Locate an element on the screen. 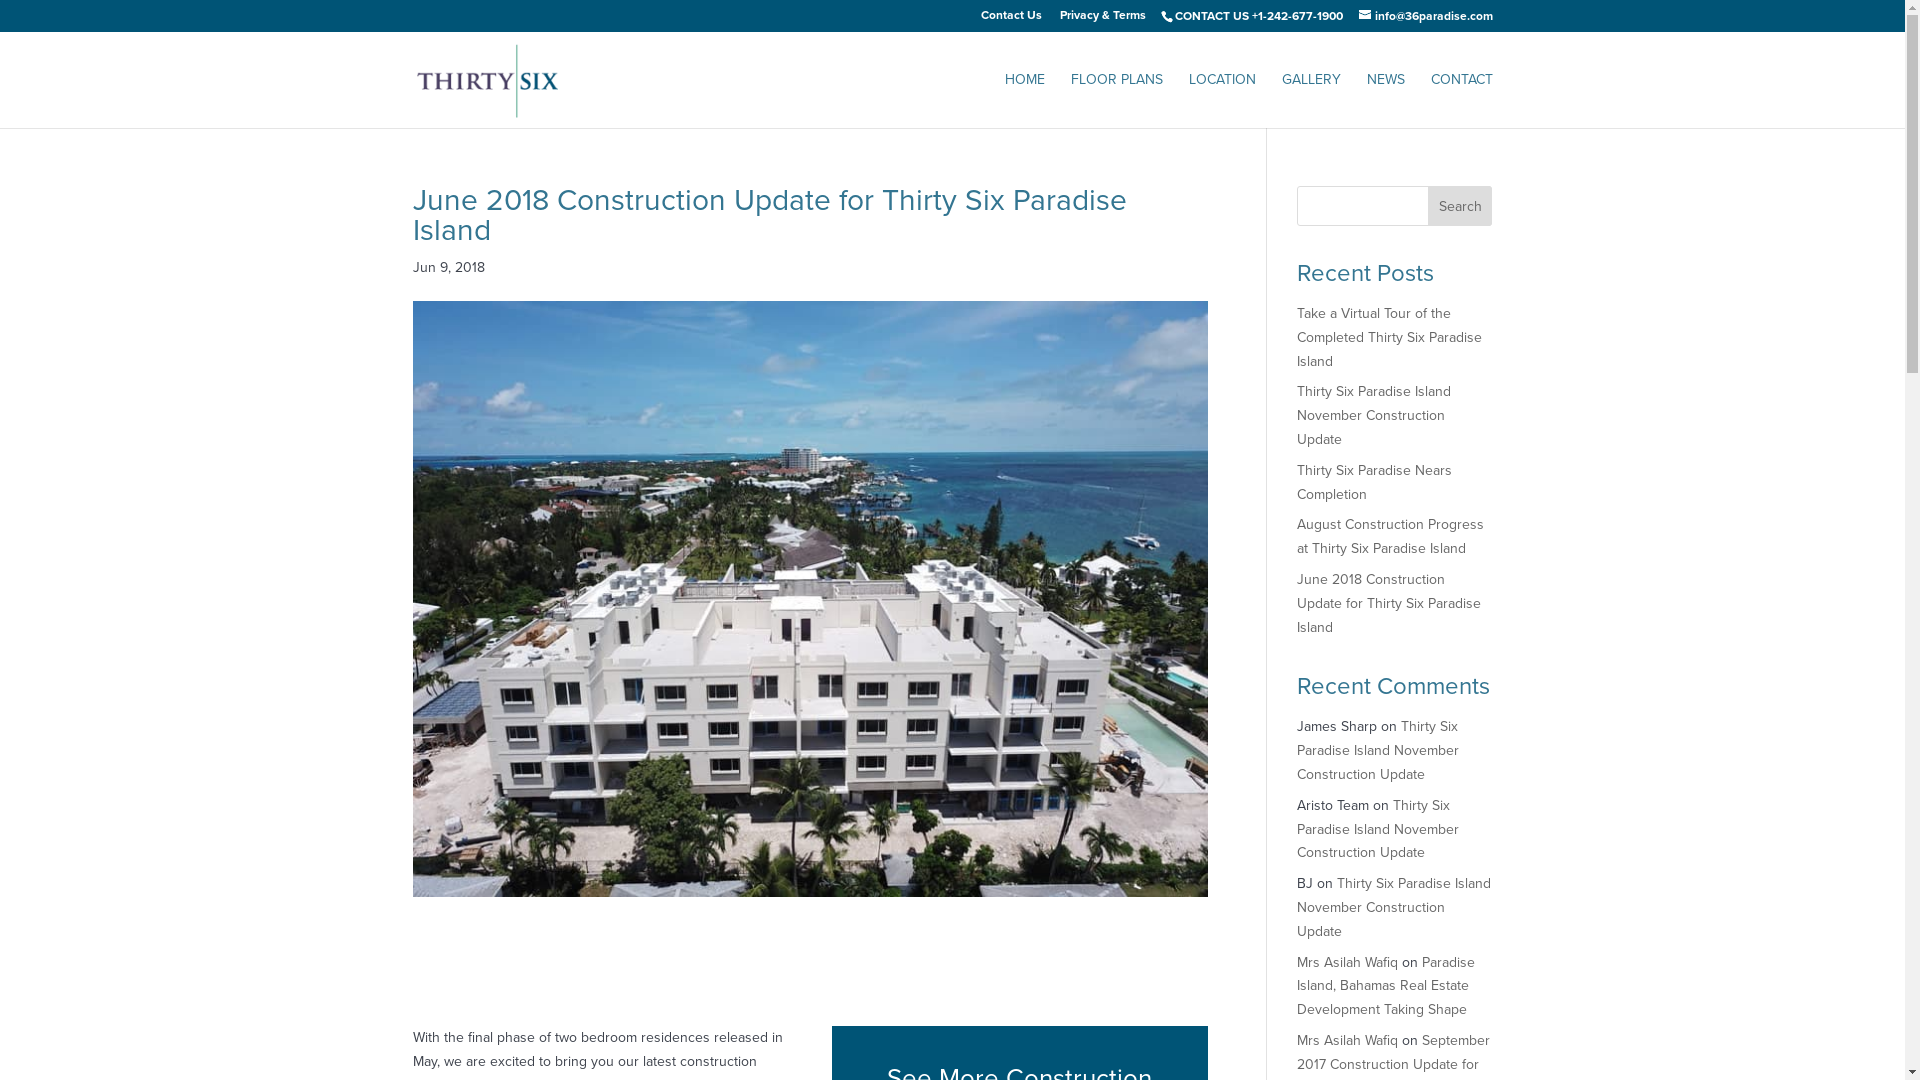 The image size is (1920, 1080). 'Privacy & Terms' is located at coordinates (1059, 19).